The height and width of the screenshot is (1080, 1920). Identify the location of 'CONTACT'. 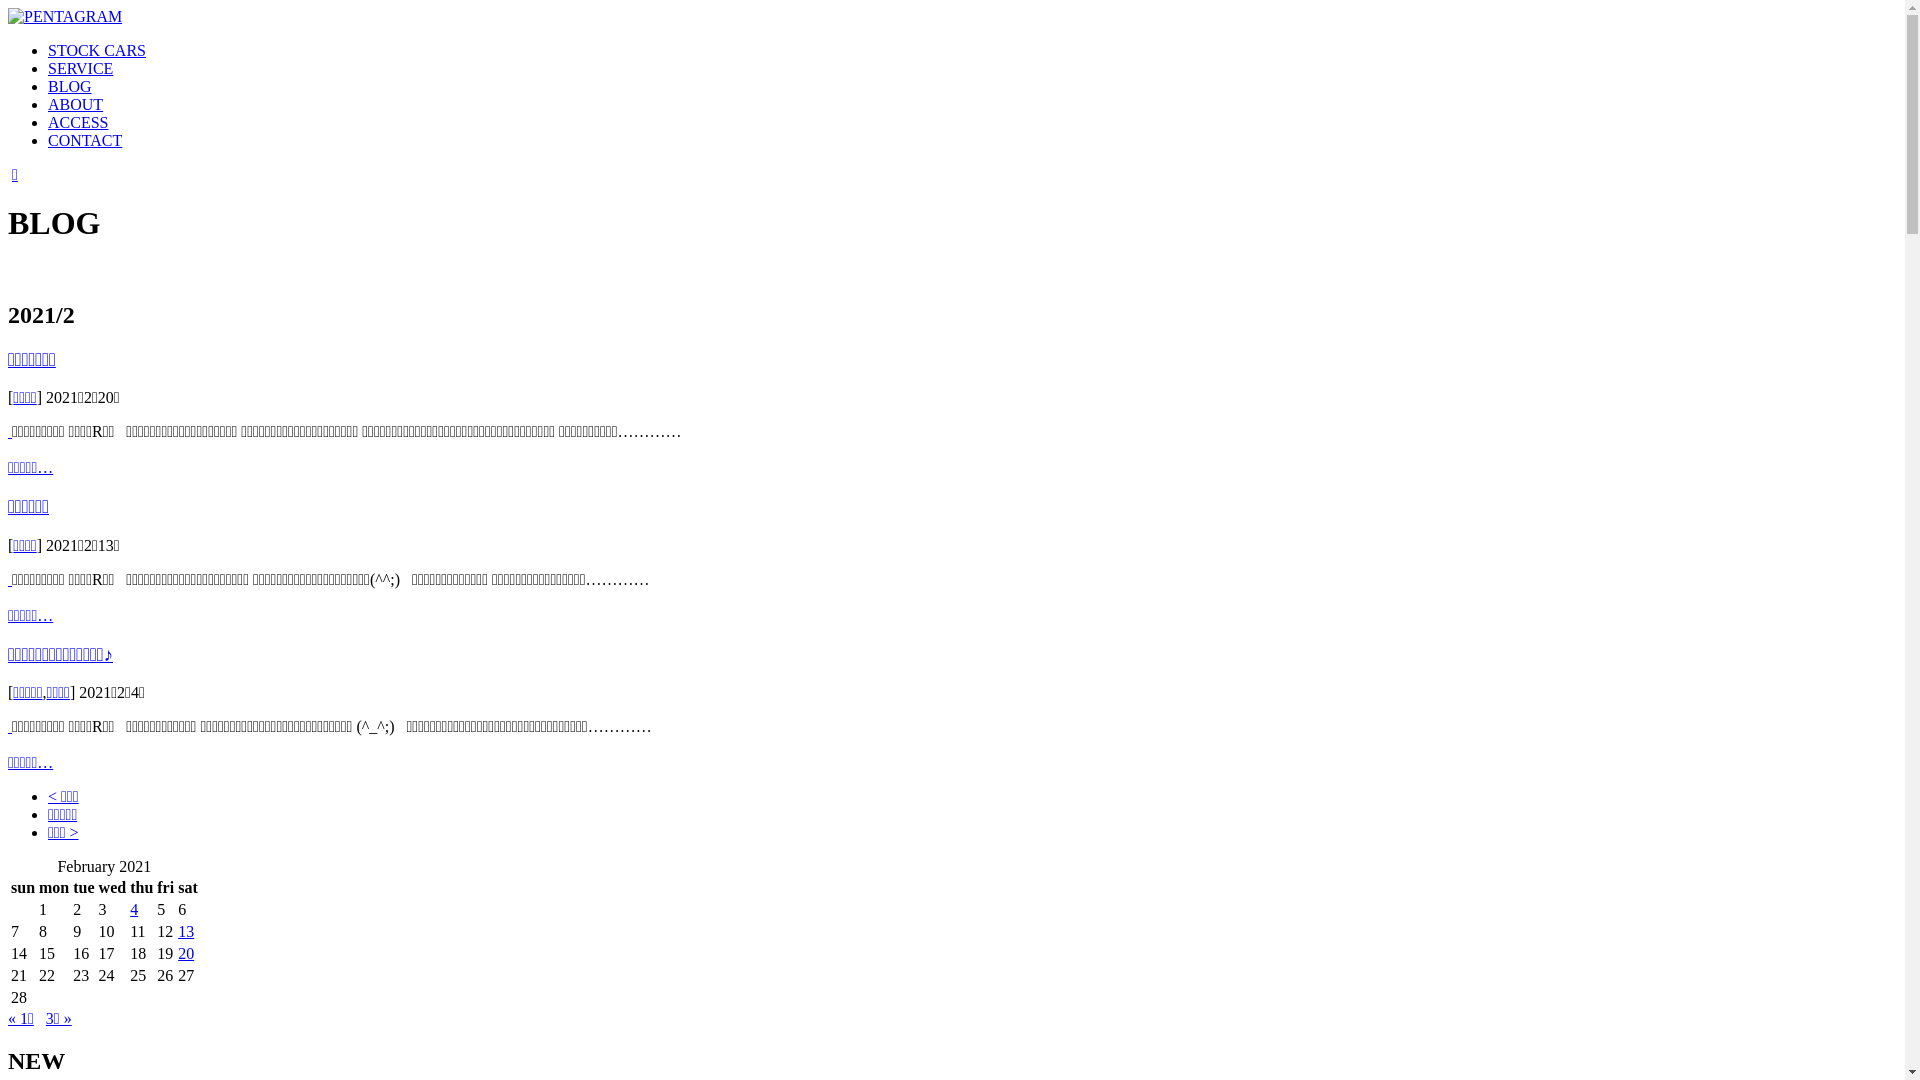
(84, 139).